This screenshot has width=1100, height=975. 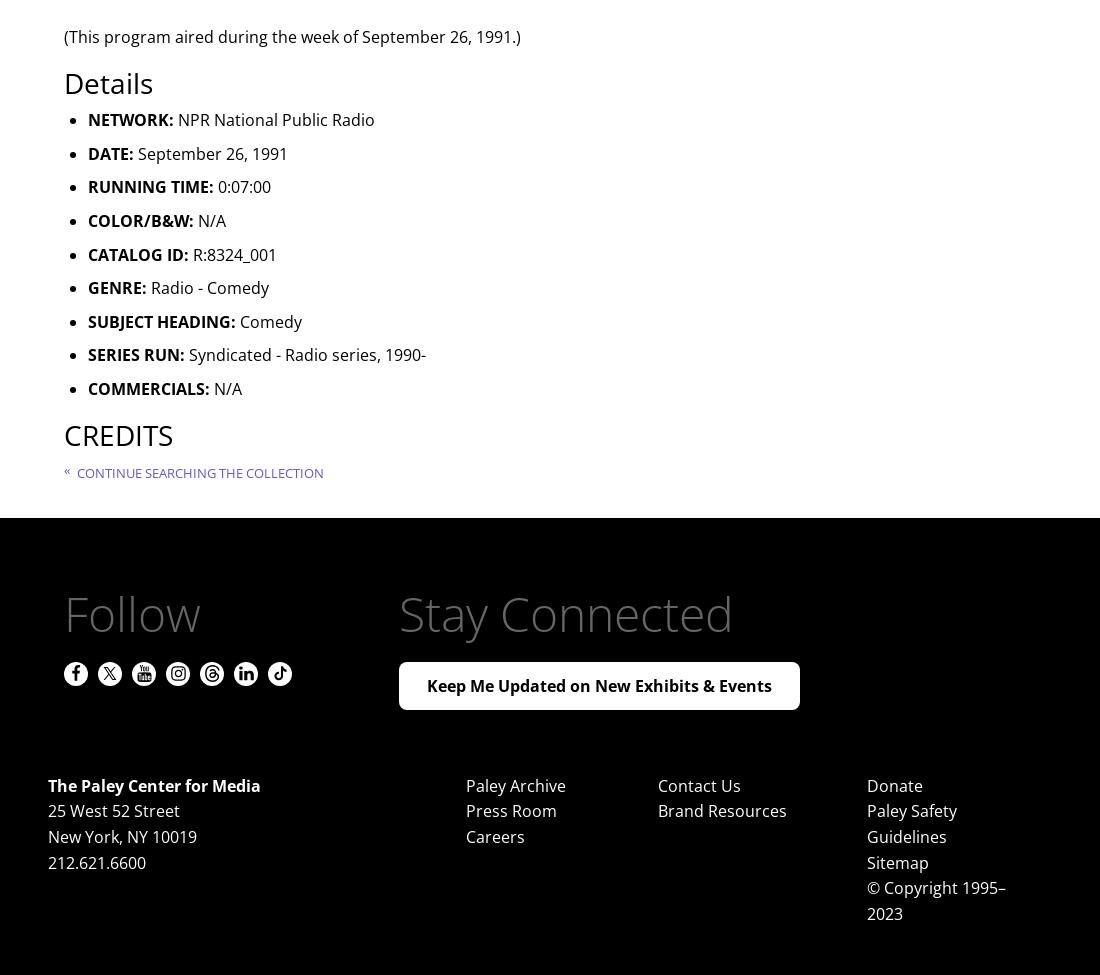 I want to click on 'Paley Safety Guidelines', so click(x=912, y=823).